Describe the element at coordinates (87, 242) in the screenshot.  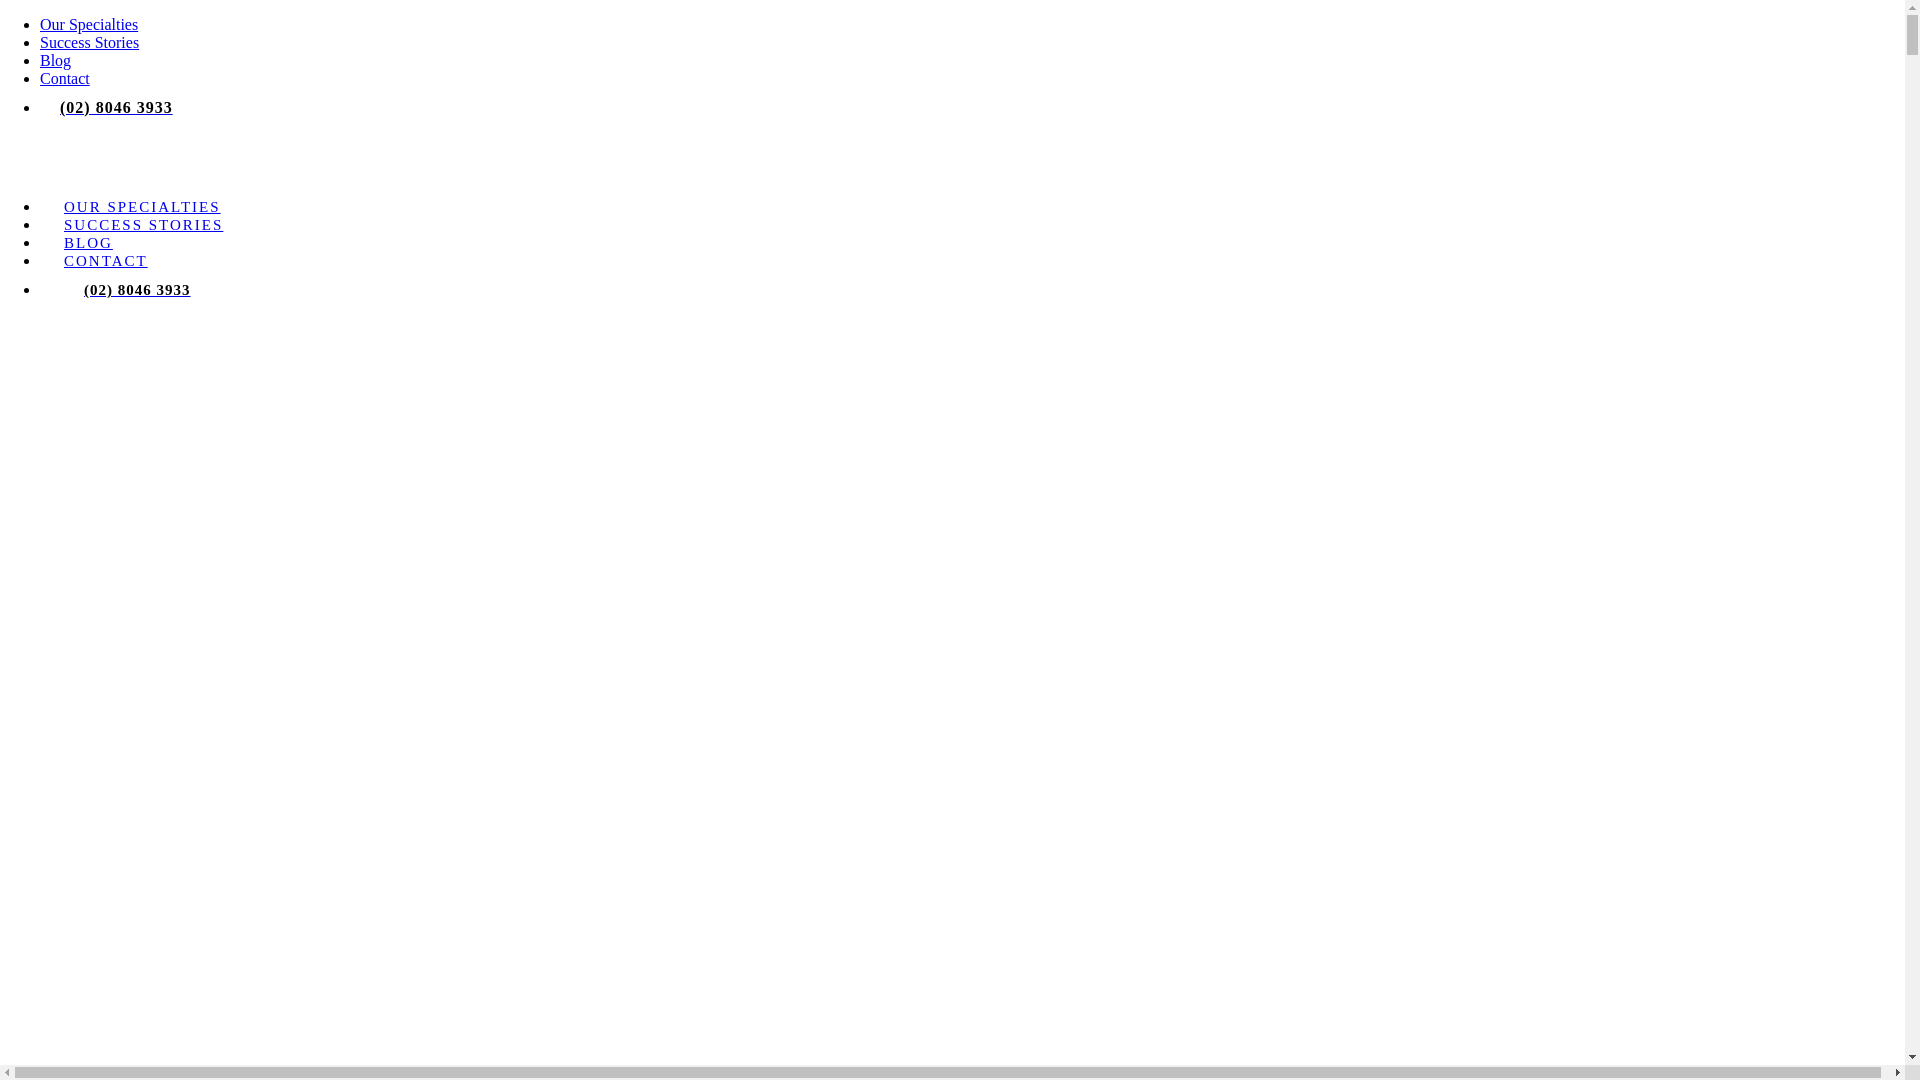
I see `'BLOG'` at that location.